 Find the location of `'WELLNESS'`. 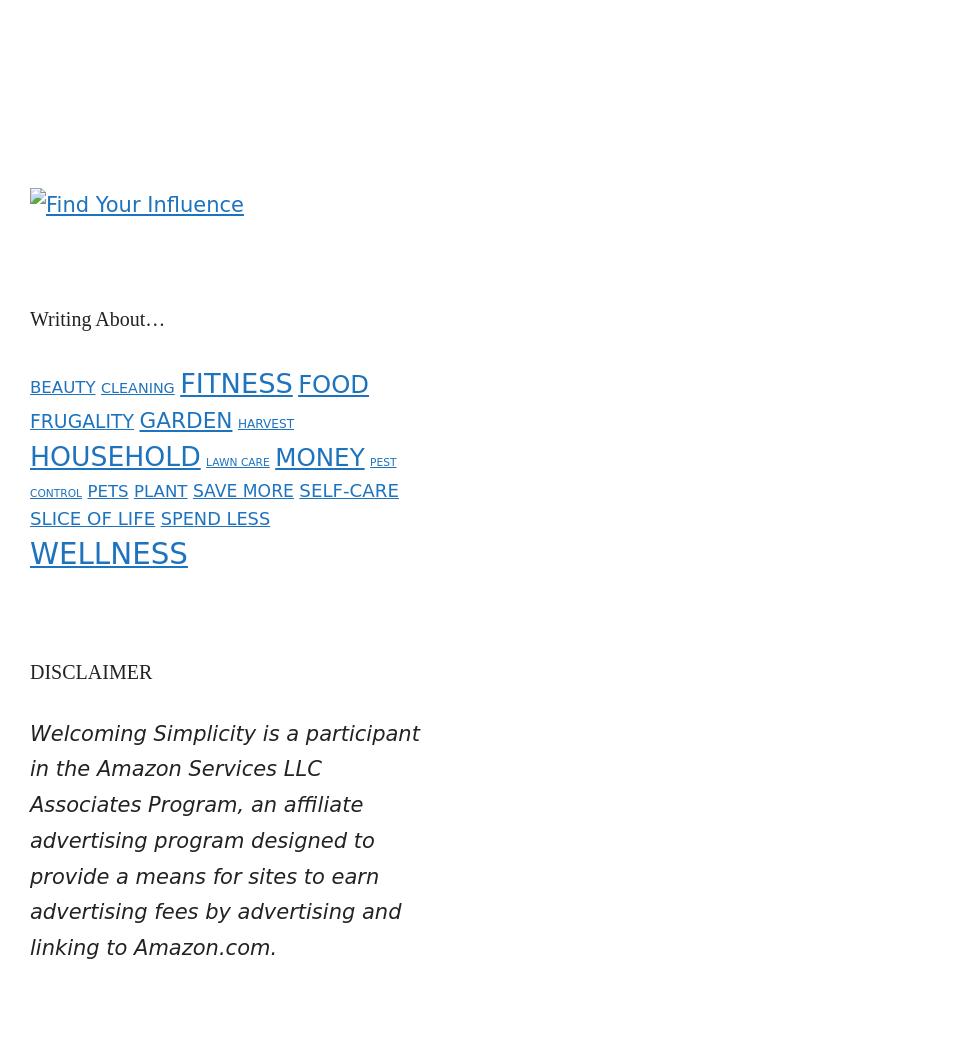

'WELLNESS' is located at coordinates (108, 540).